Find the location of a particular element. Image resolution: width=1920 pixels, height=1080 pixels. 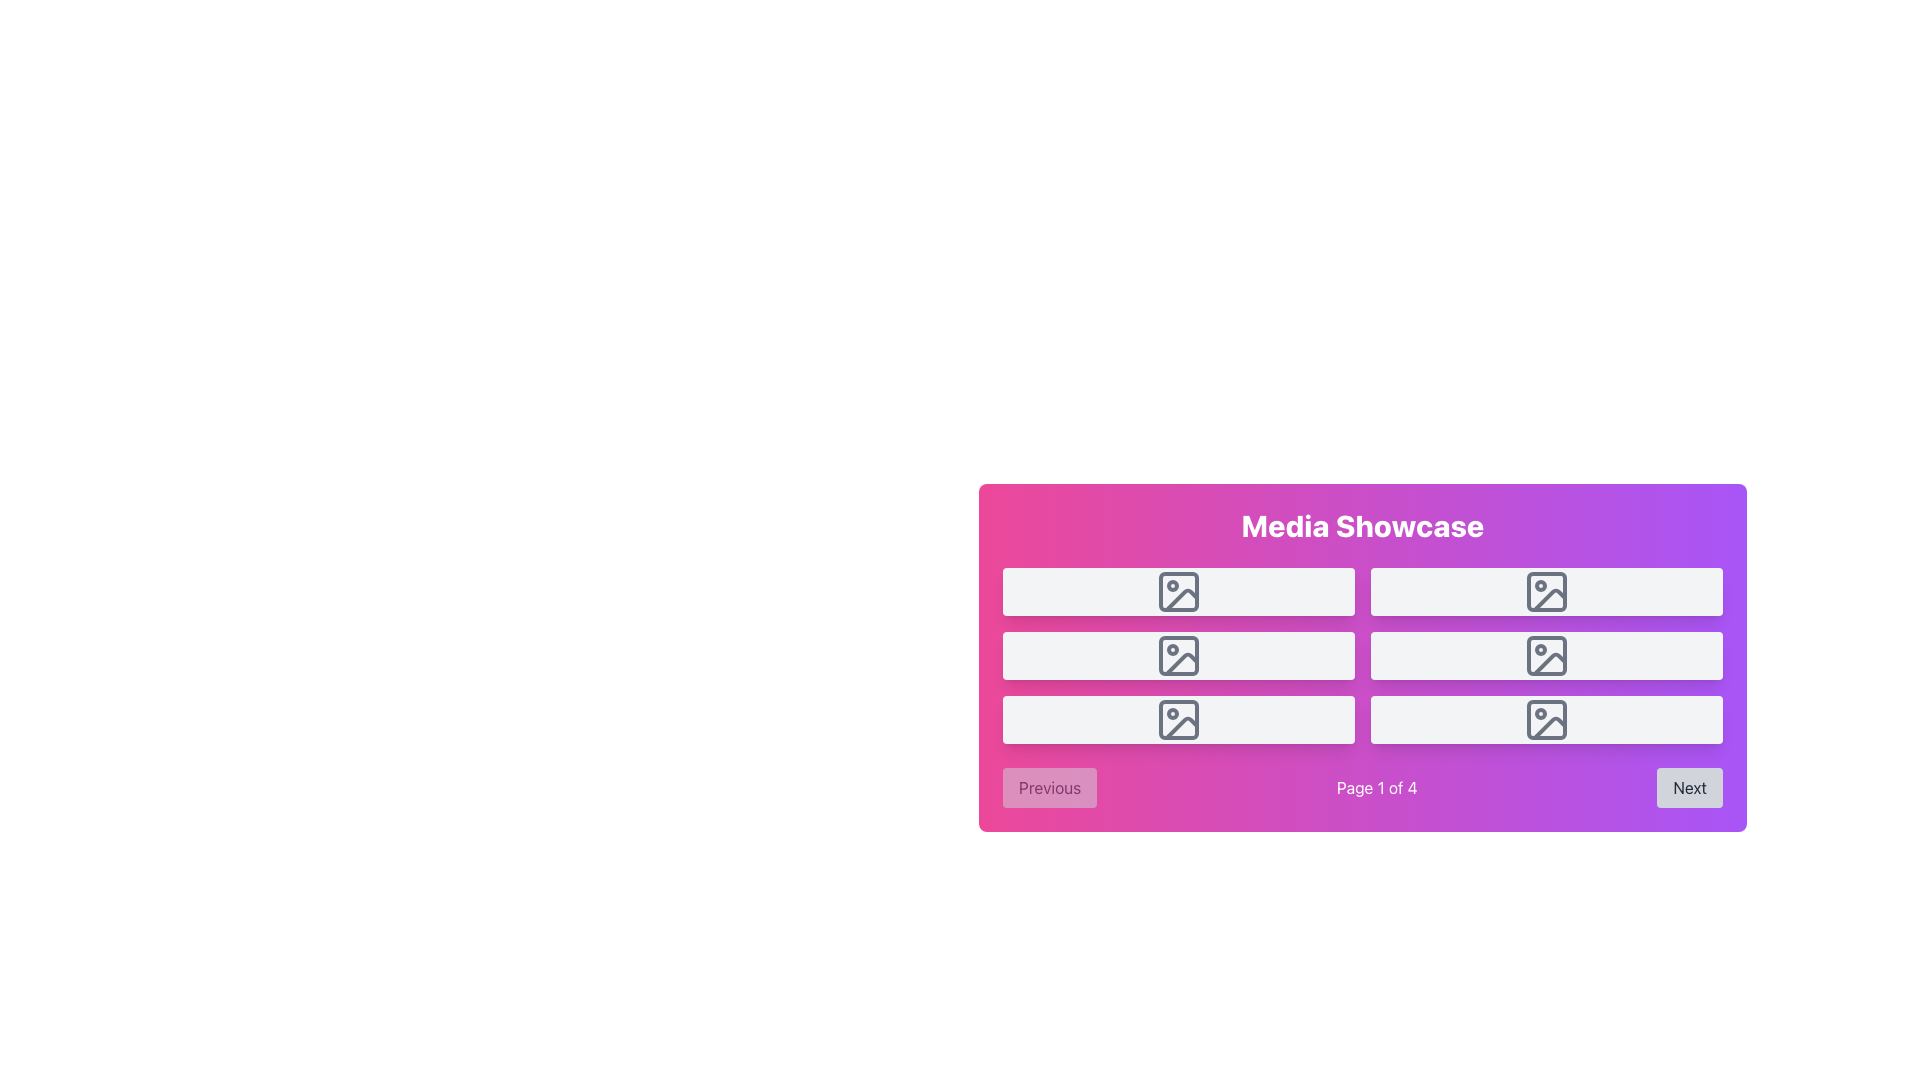

the image placeholder located in the top-left quadrant of the grid layout, specifically the first item in a visible 2x3 grid arrangement under the header 'Media Showcase' is located at coordinates (1179, 590).